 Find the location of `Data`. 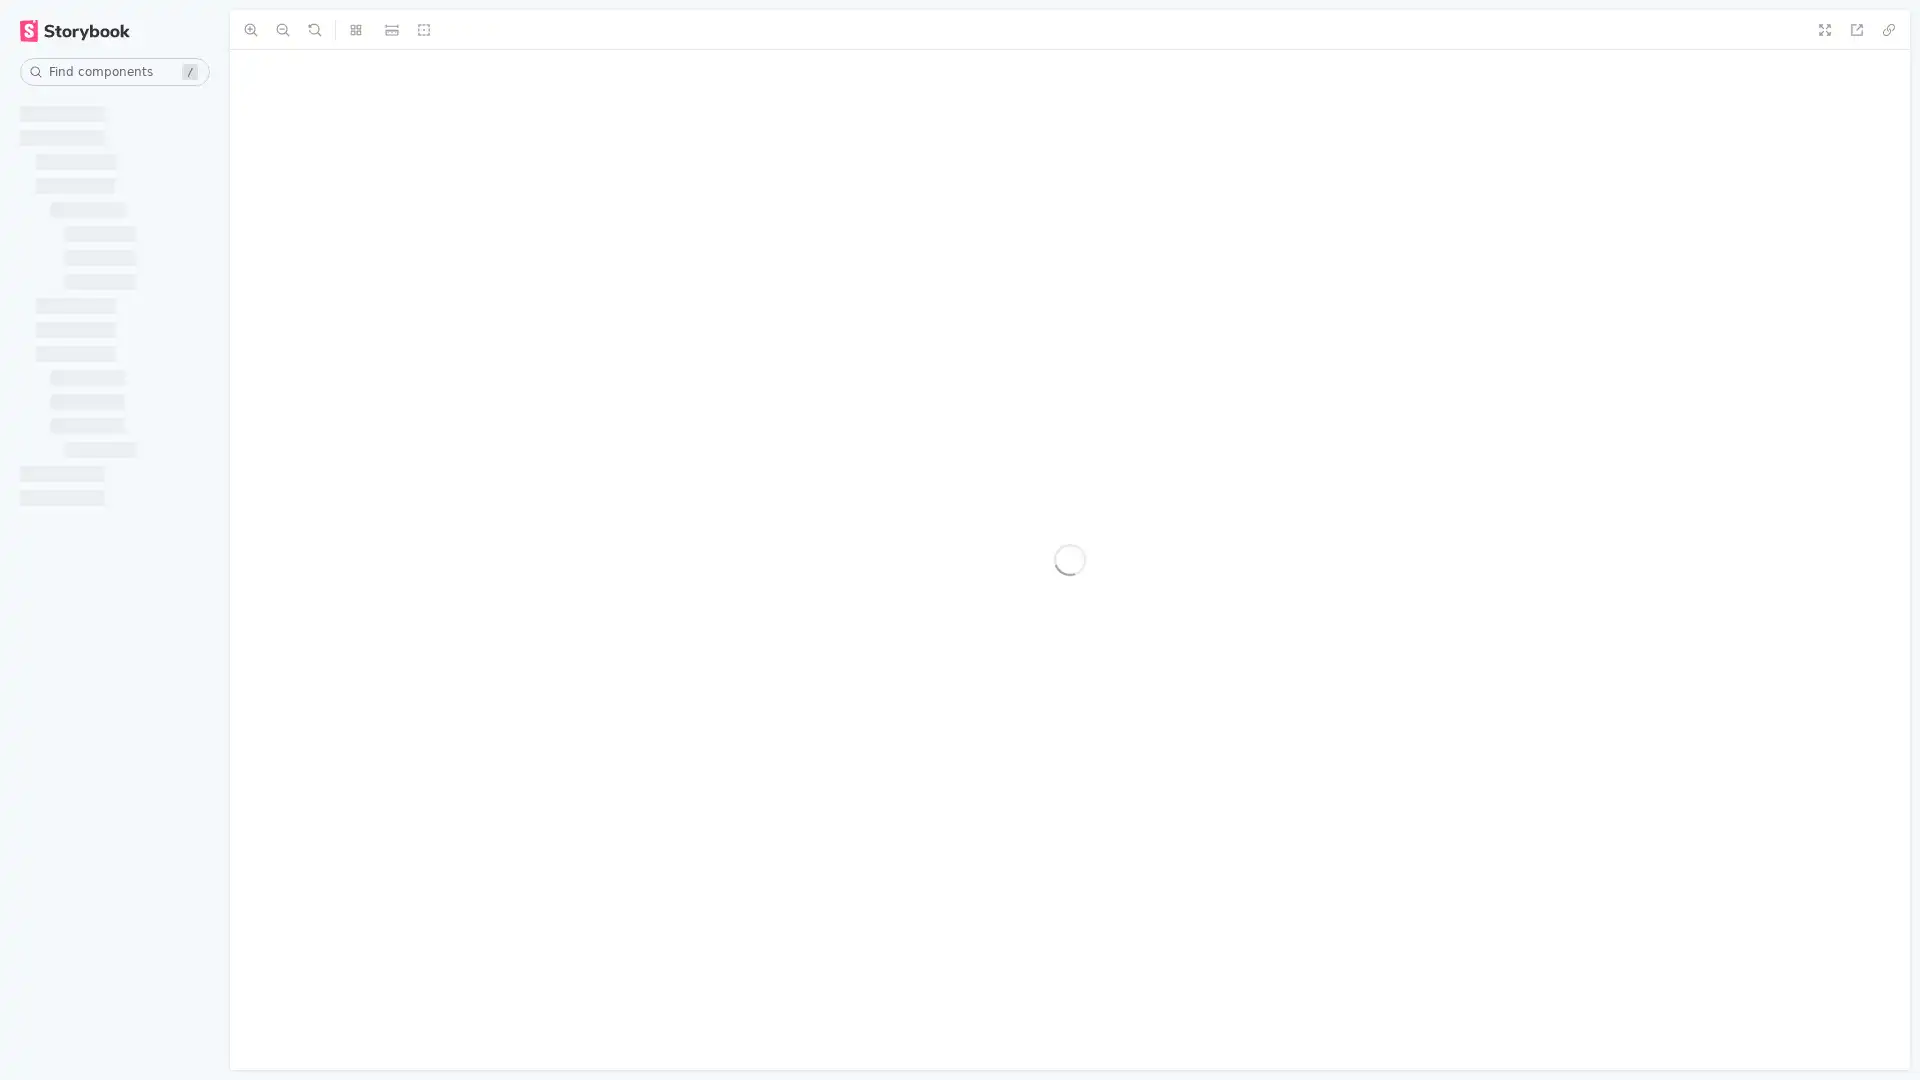

Data is located at coordinates (567, 30).